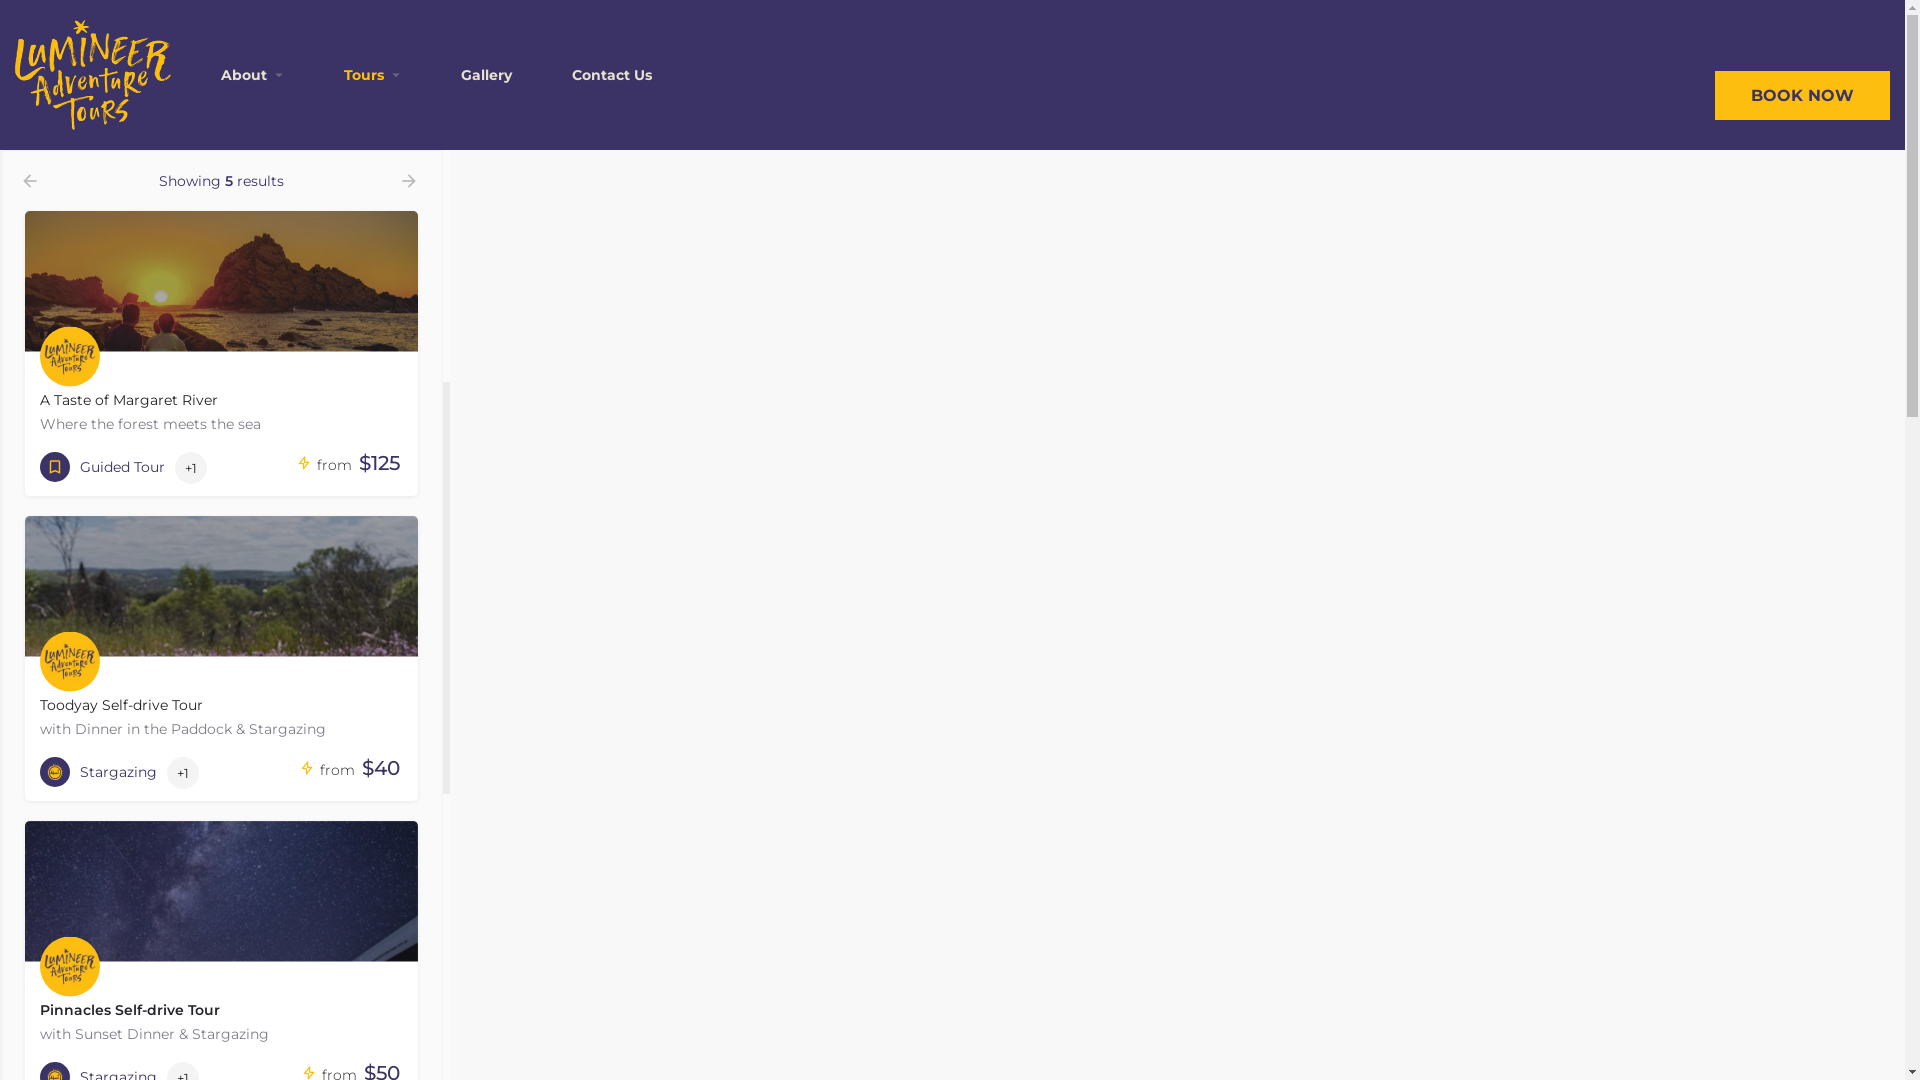 This screenshot has height=1080, width=1920. I want to click on 'Reset Filters', so click(221, 96).